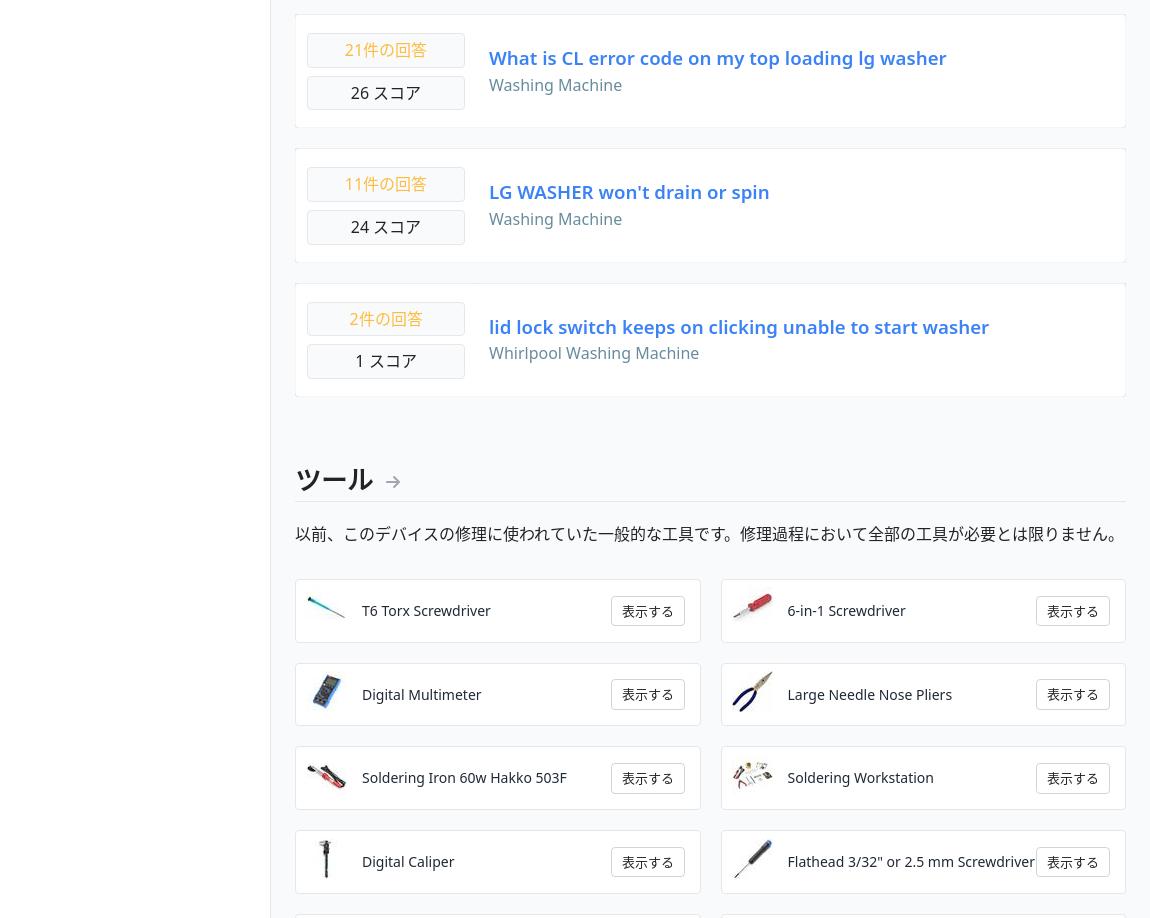 The image size is (1150, 918). I want to click on 'LG WASHER won't drain or spin', so click(628, 191).